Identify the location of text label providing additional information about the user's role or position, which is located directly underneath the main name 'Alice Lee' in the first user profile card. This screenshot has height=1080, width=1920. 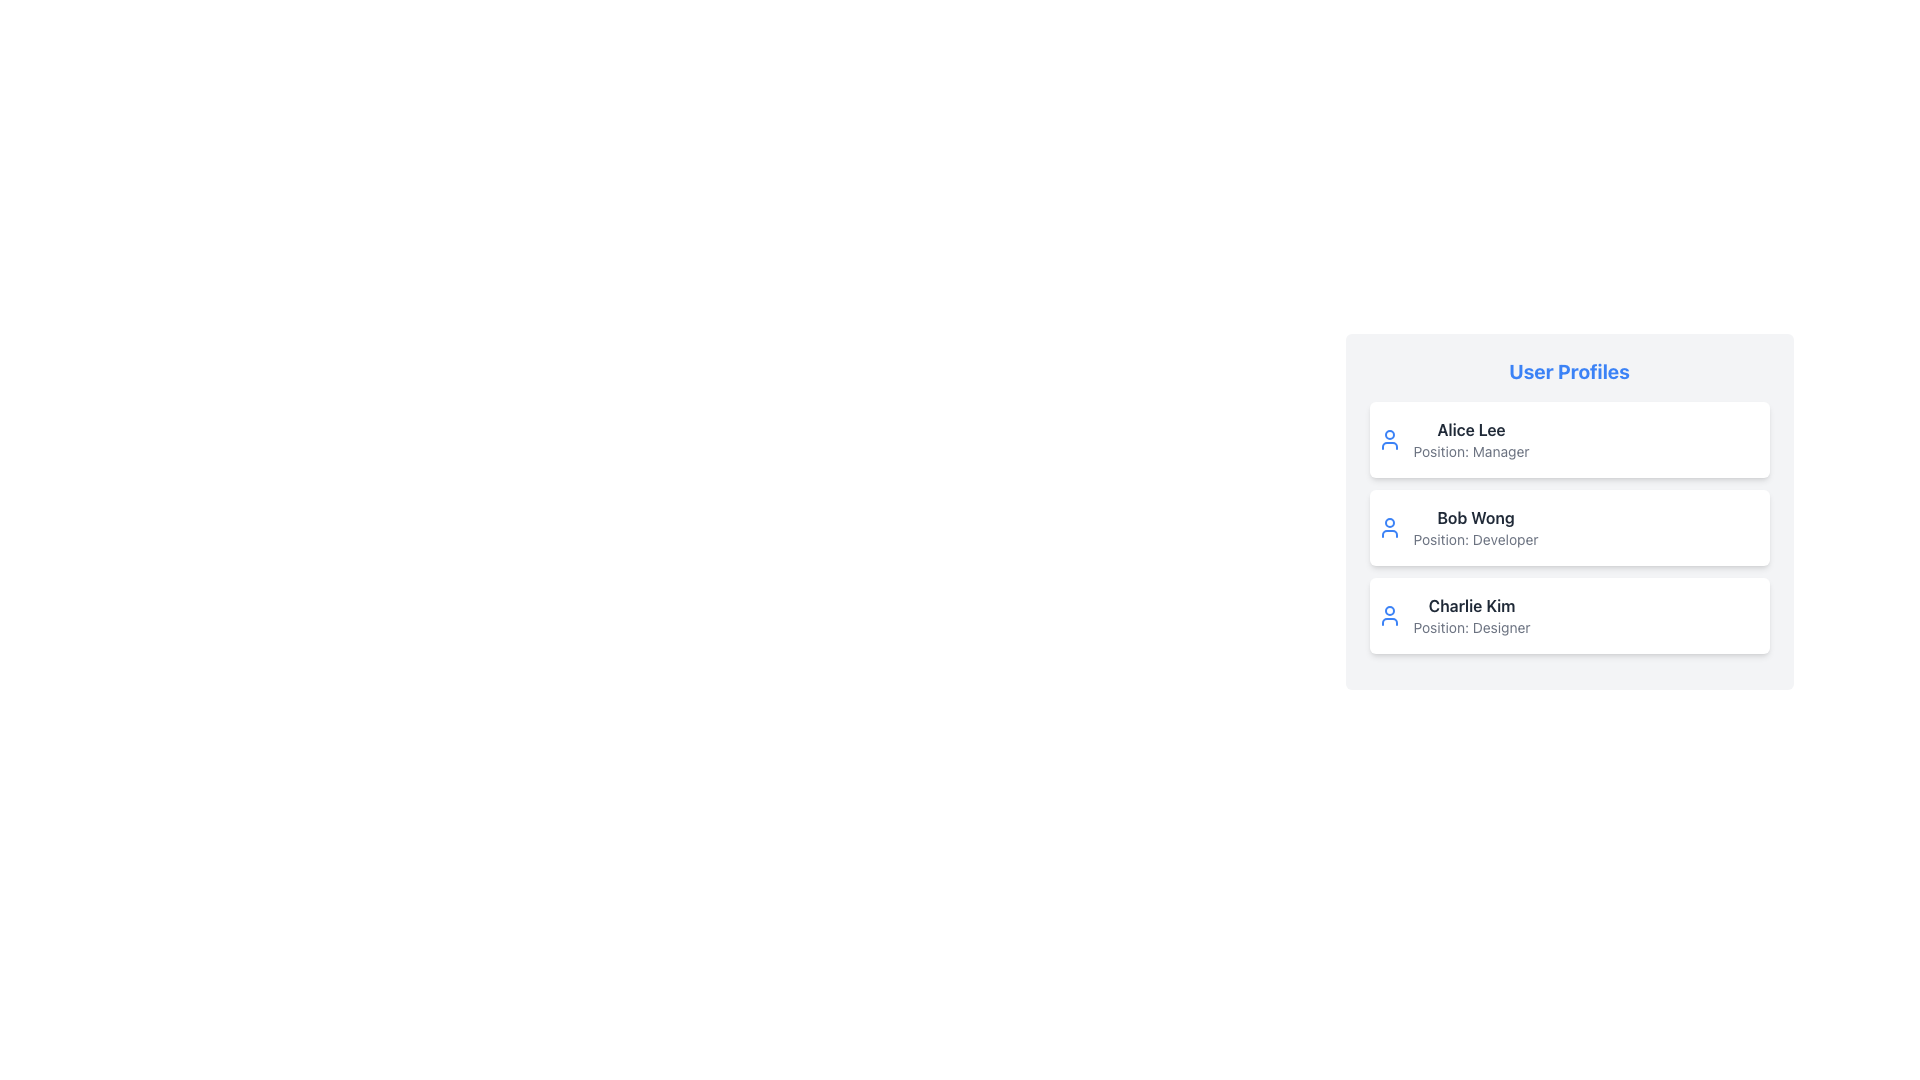
(1471, 451).